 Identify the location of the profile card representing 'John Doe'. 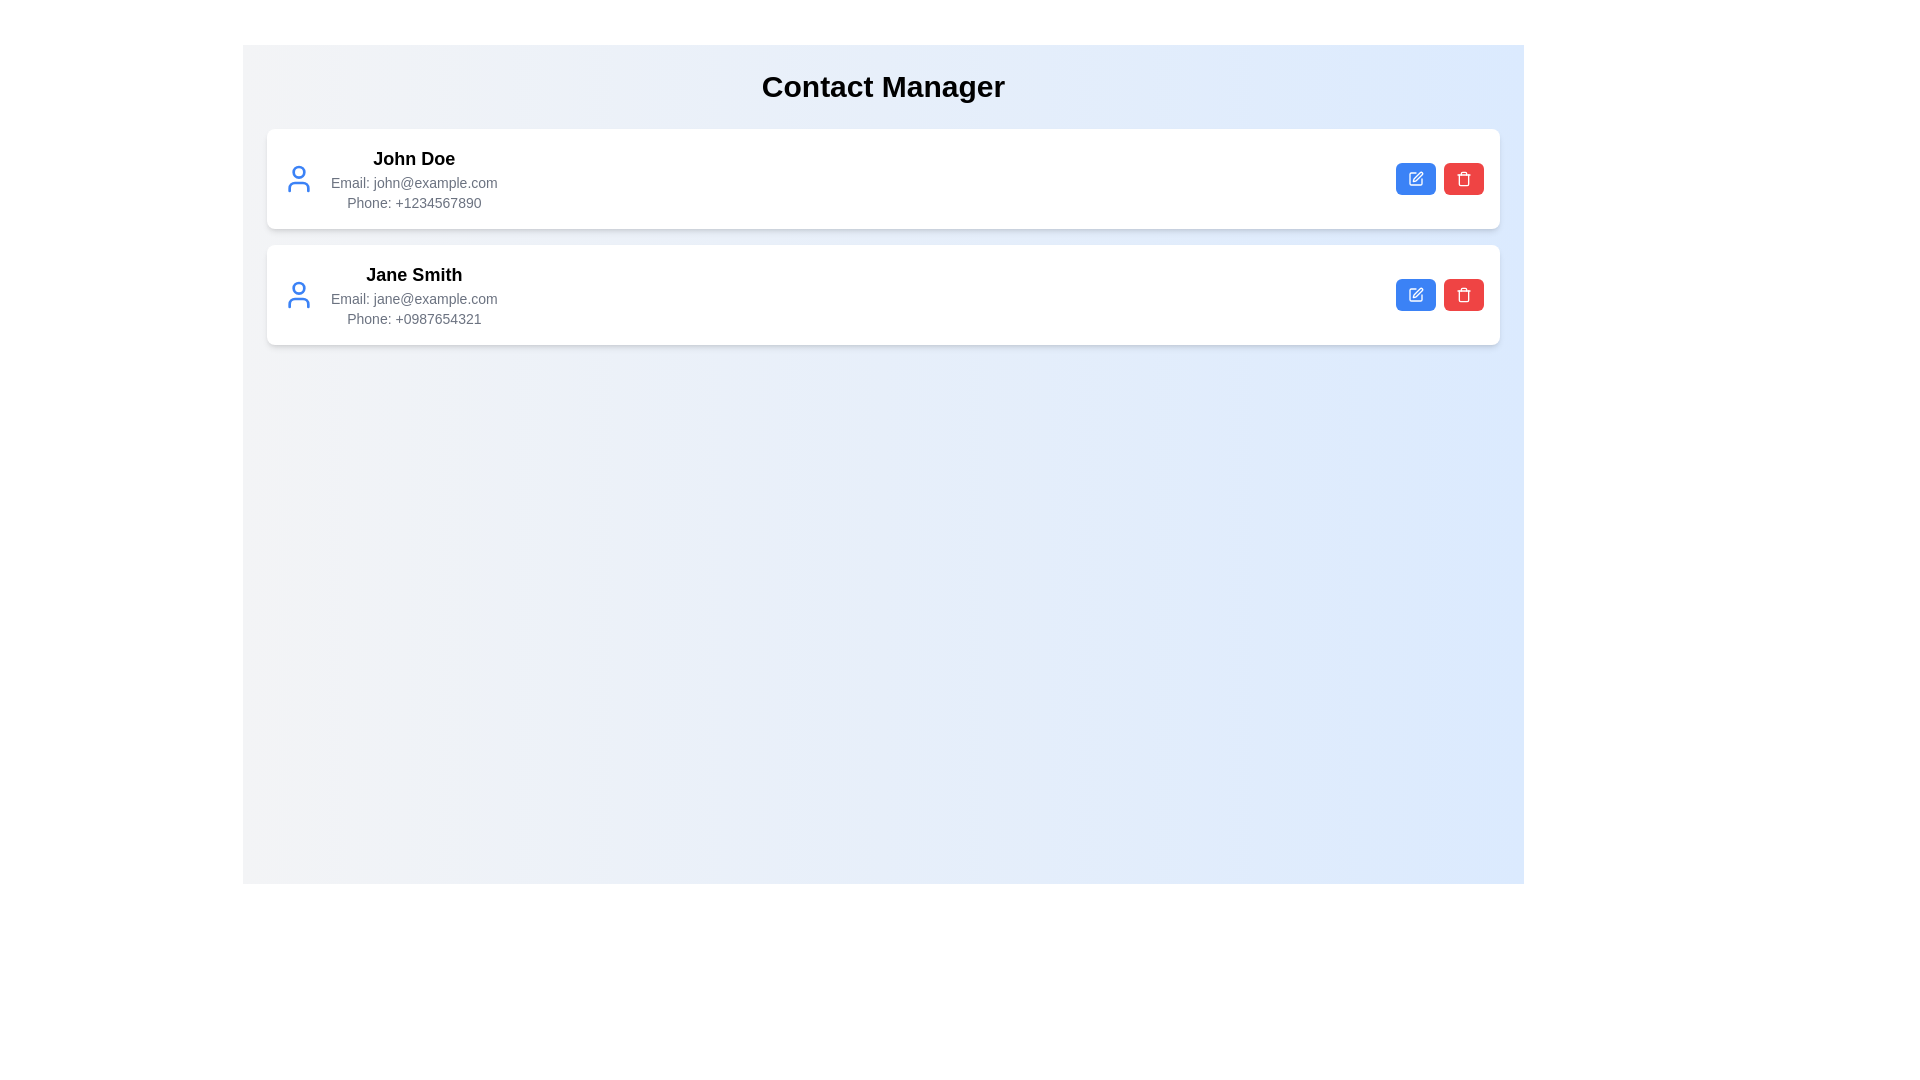
(390, 177).